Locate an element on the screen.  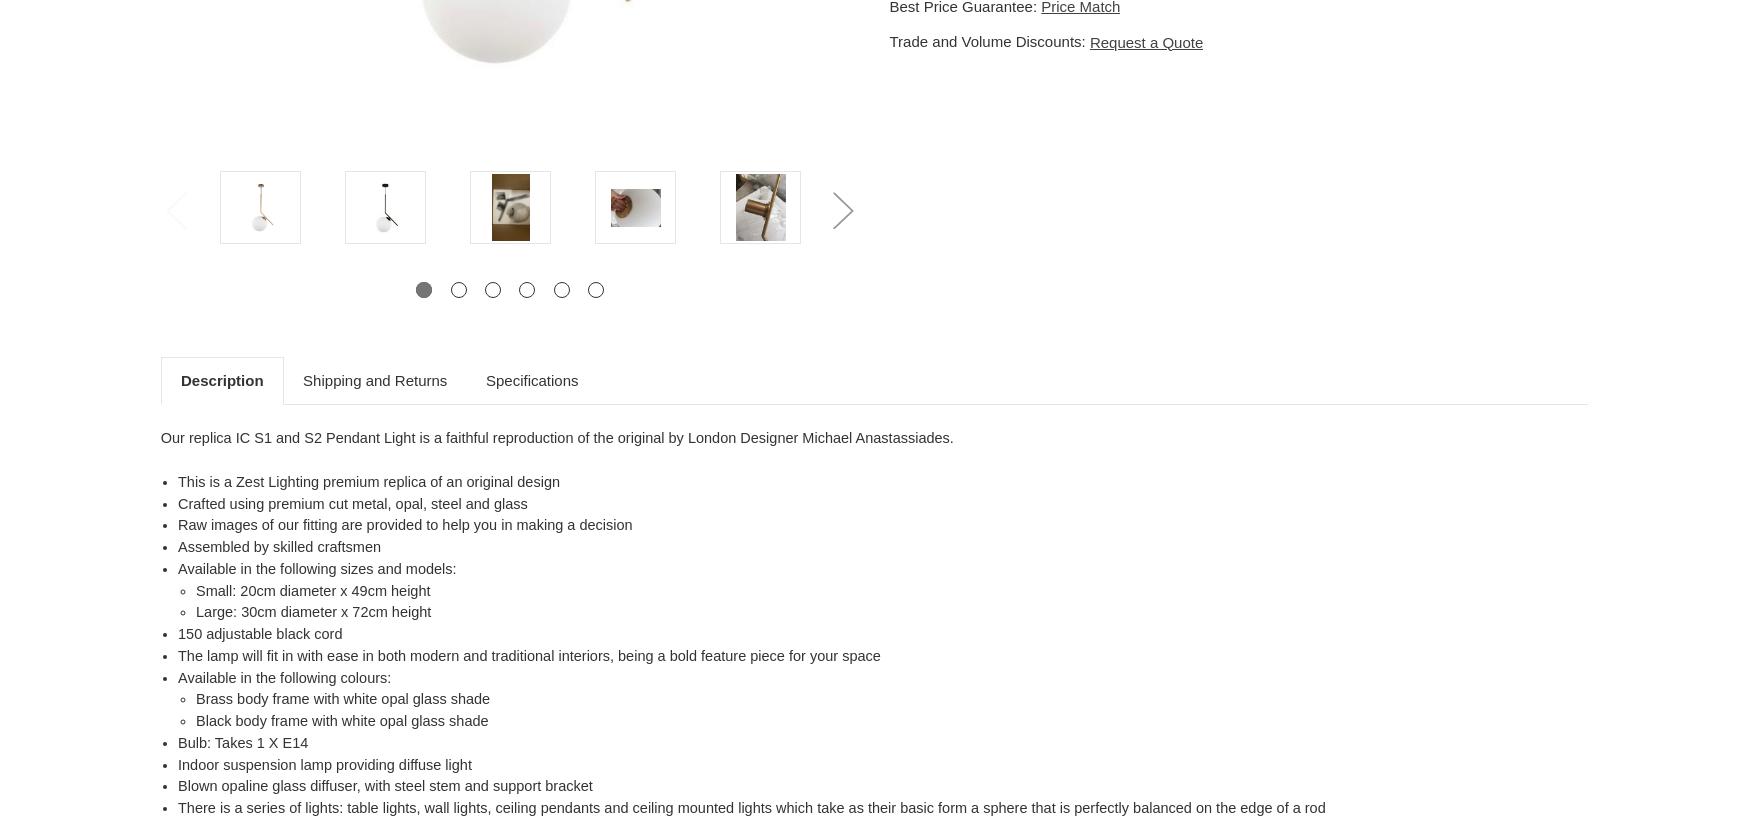
'Large: 3' is located at coordinates (222, 612).